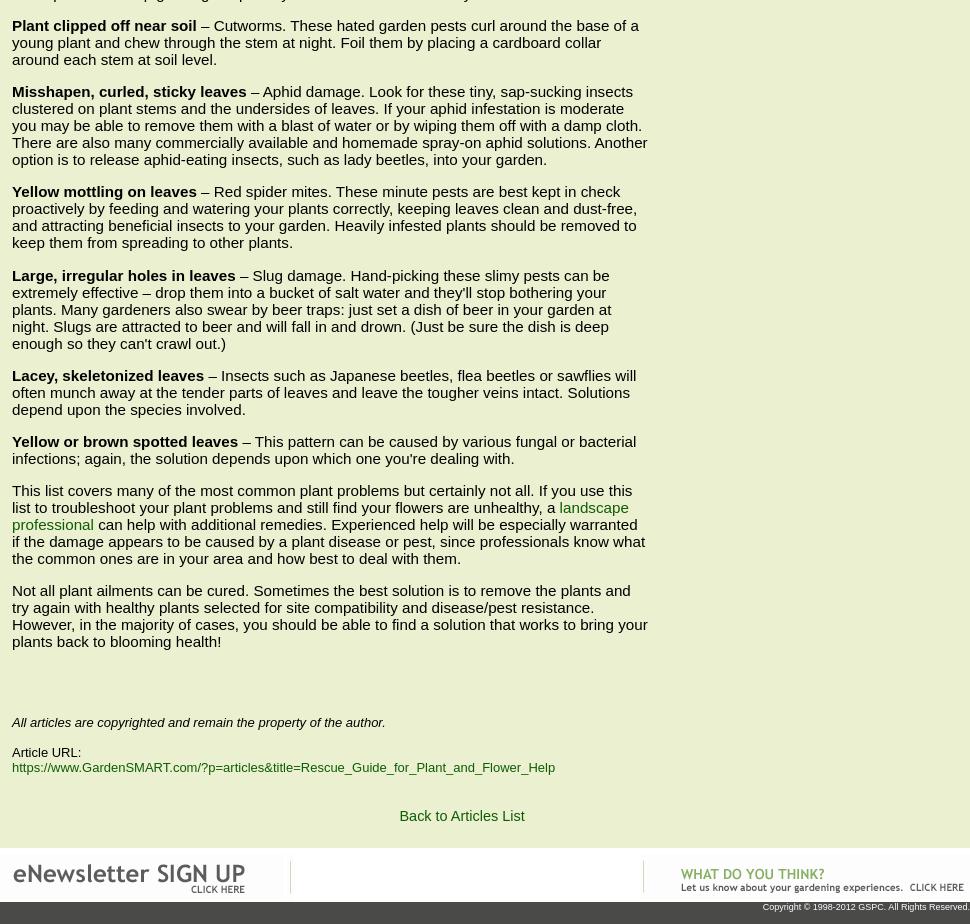 This screenshot has width=970, height=924. Describe the element at coordinates (12, 91) in the screenshot. I see `'Misshapen, curled, sticky leaves'` at that location.